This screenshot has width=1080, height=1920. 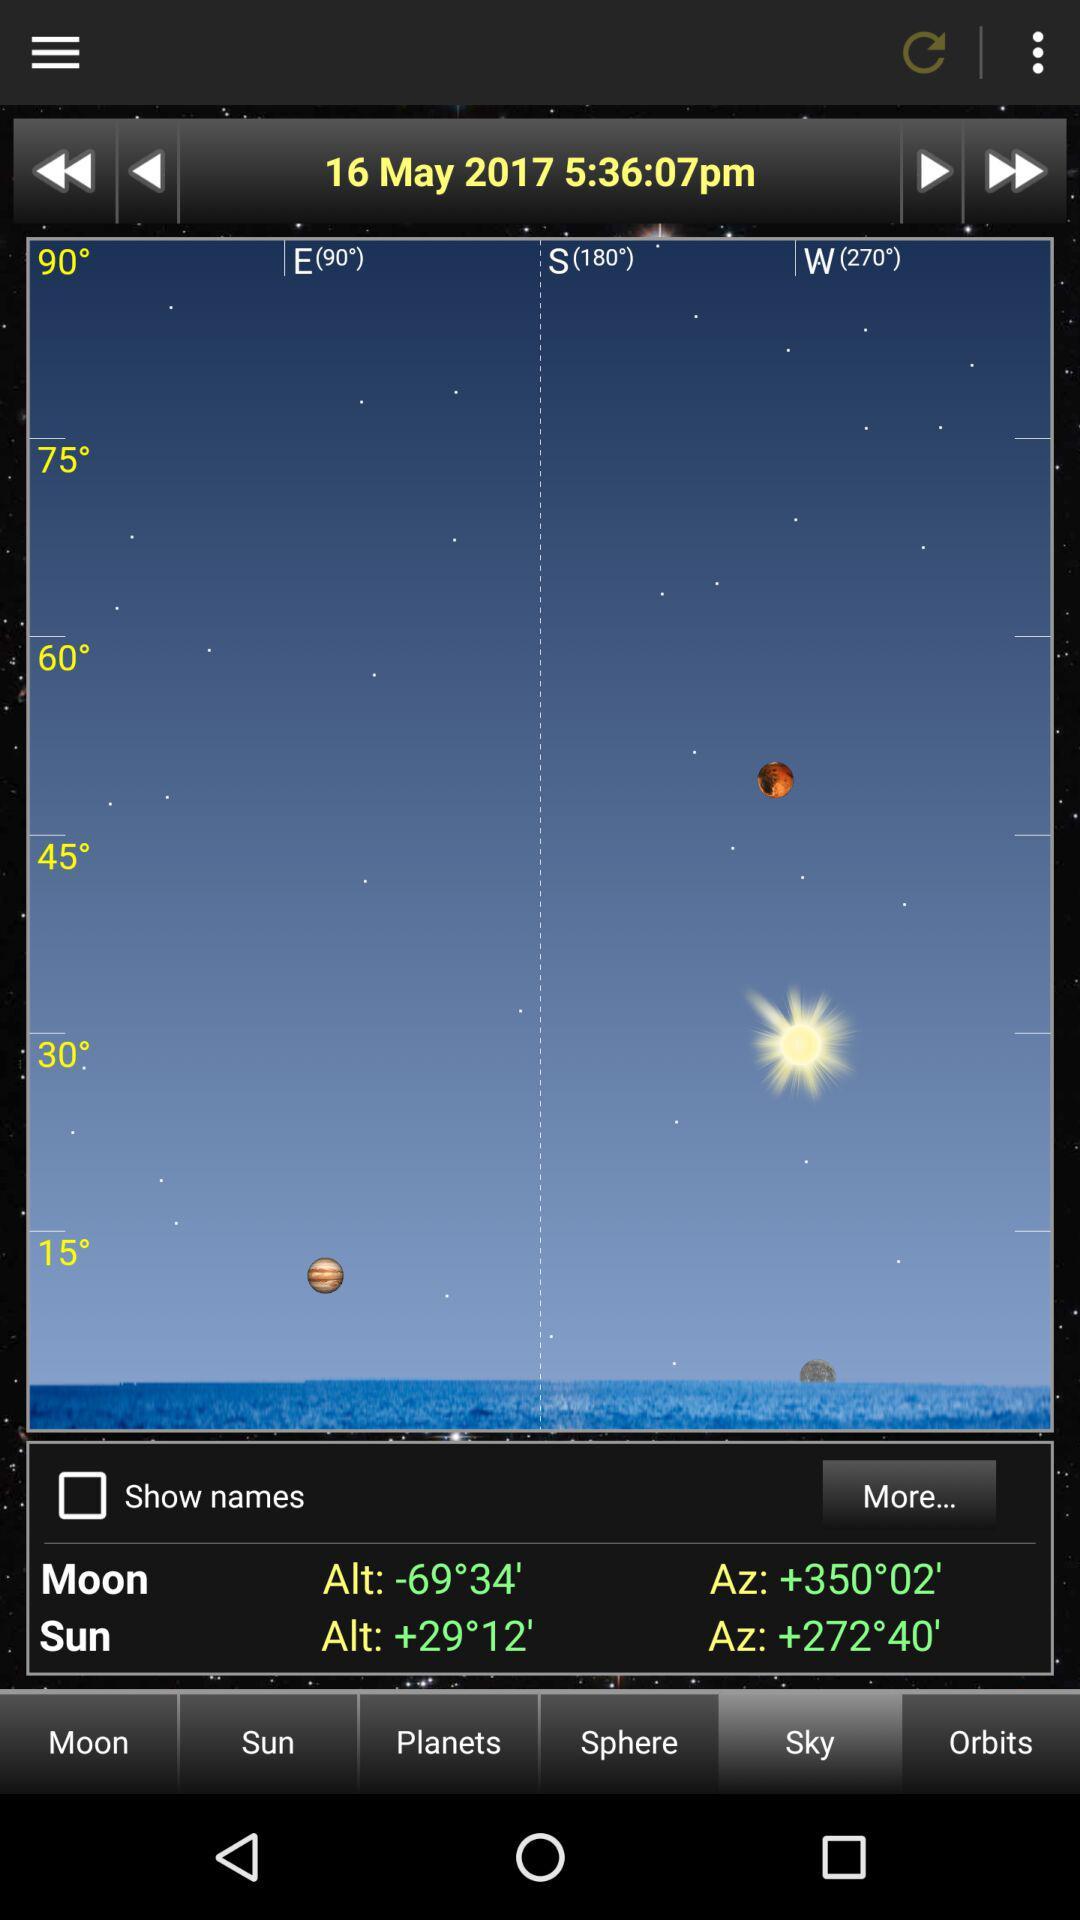 What do you see at coordinates (54, 52) in the screenshot?
I see `menu curtain` at bounding box center [54, 52].